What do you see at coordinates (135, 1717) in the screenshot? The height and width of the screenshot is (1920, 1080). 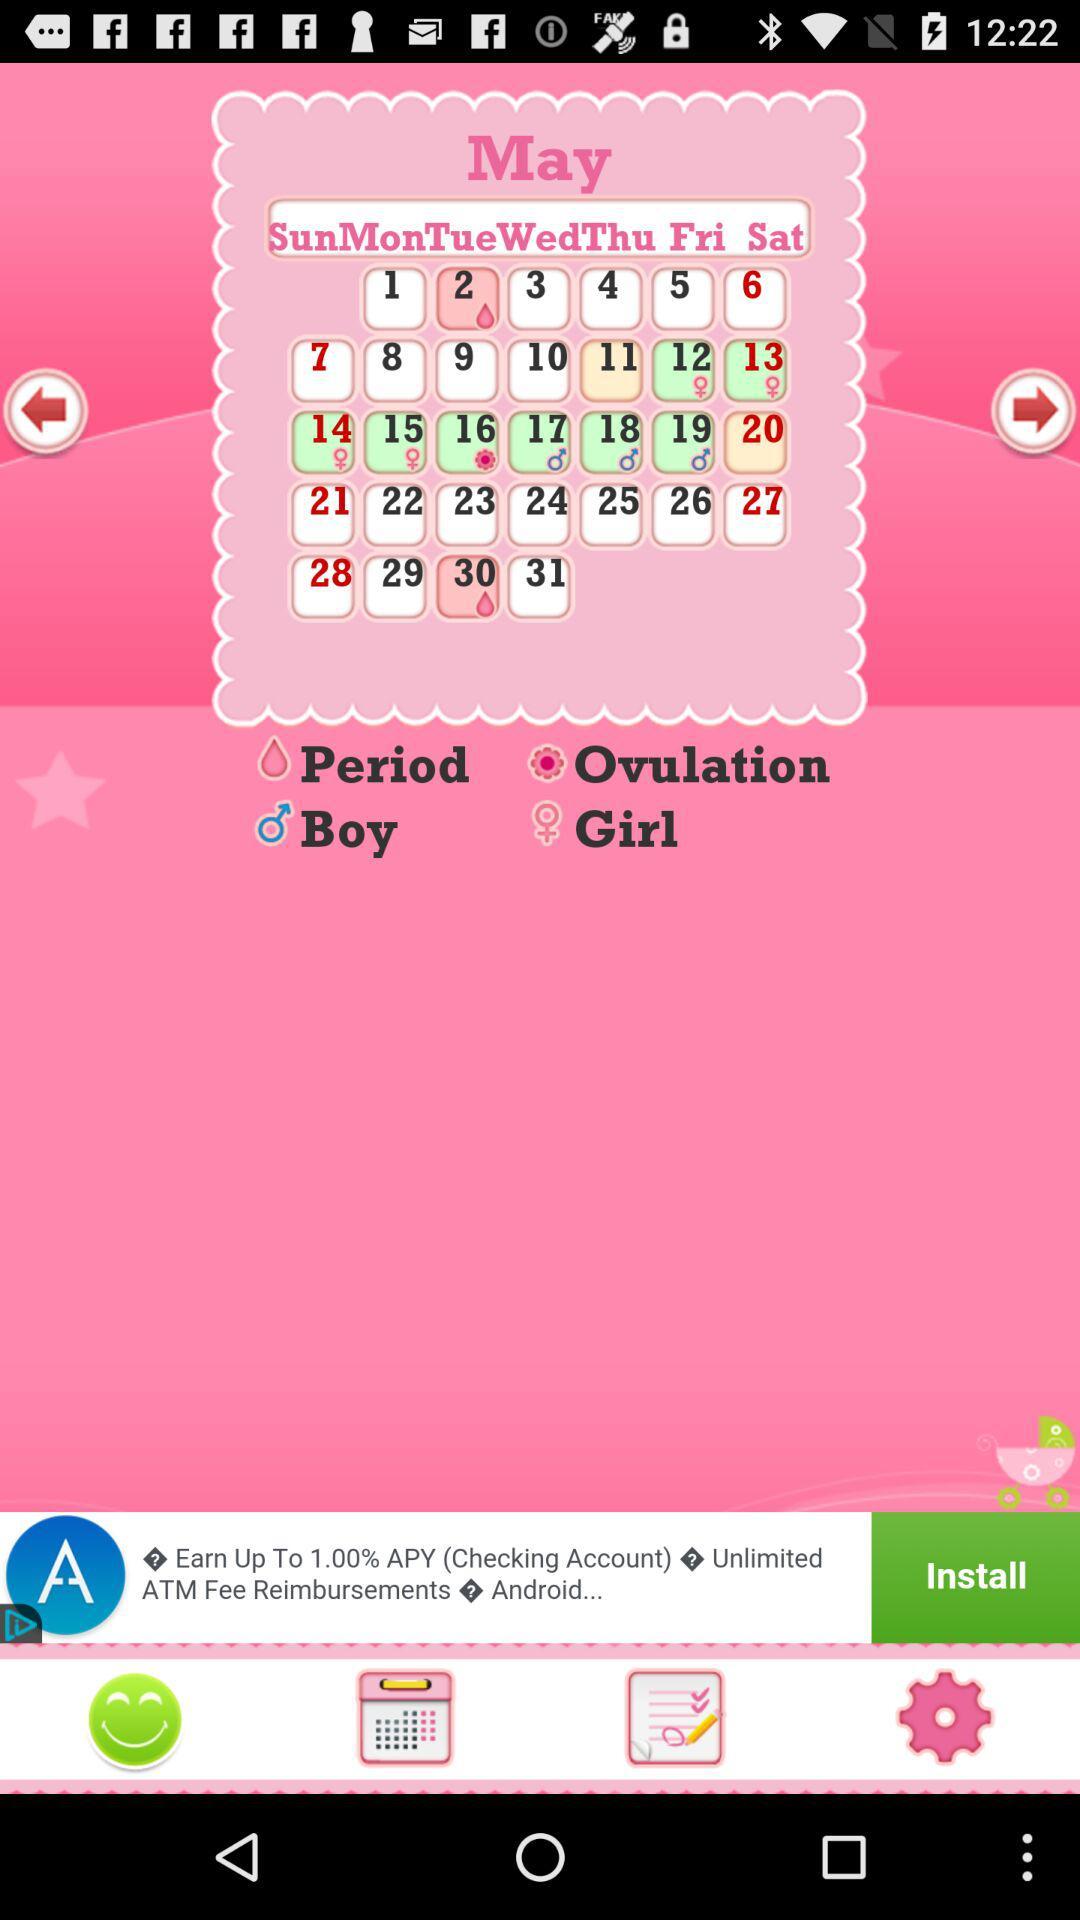 I see `show favorites` at bounding box center [135, 1717].